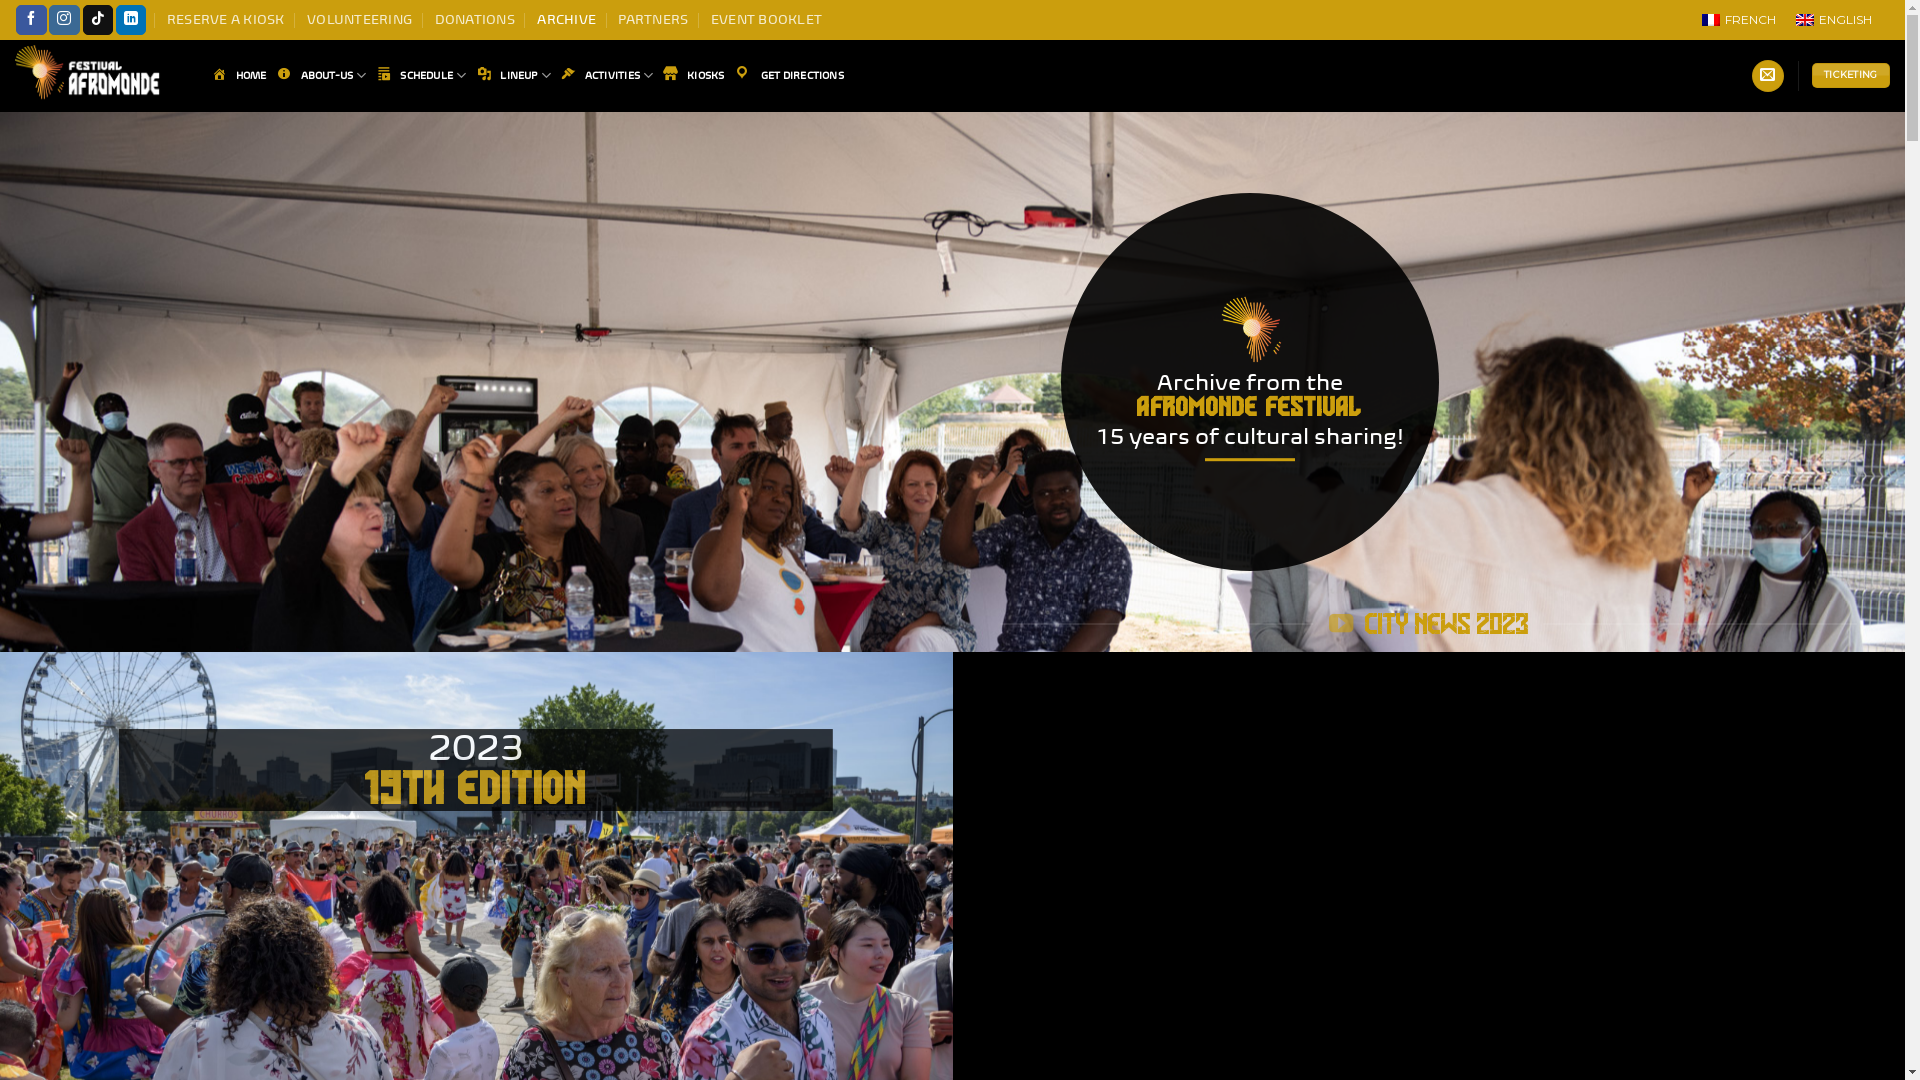 This screenshot has width=1920, height=1080. What do you see at coordinates (225, 19) in the screenshot?
I see `'RESERVE A KIOSK'` at bounding box center [225, 19].